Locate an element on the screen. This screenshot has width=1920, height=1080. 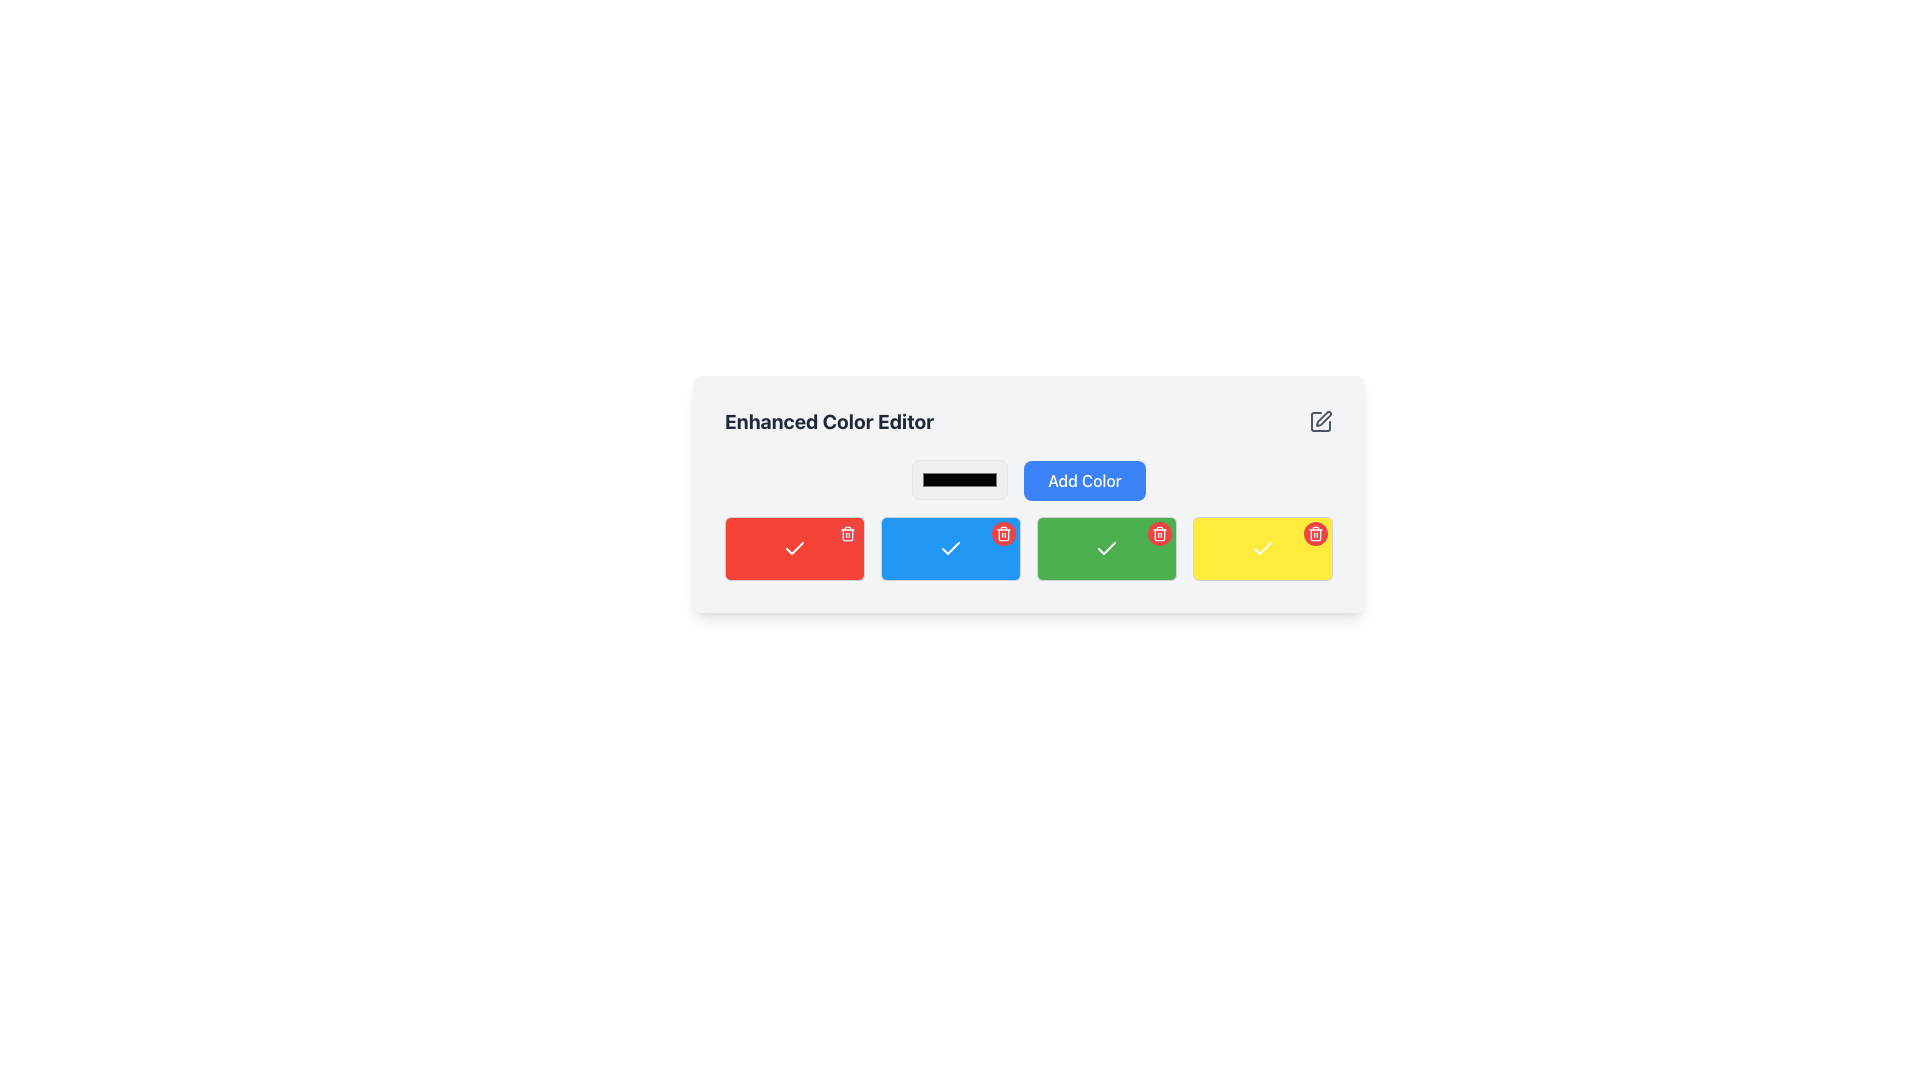
the red circular delete button with a trash bin icon located at the top-right corner of the yellow rectangular section is located at coordinates (1315, 532).